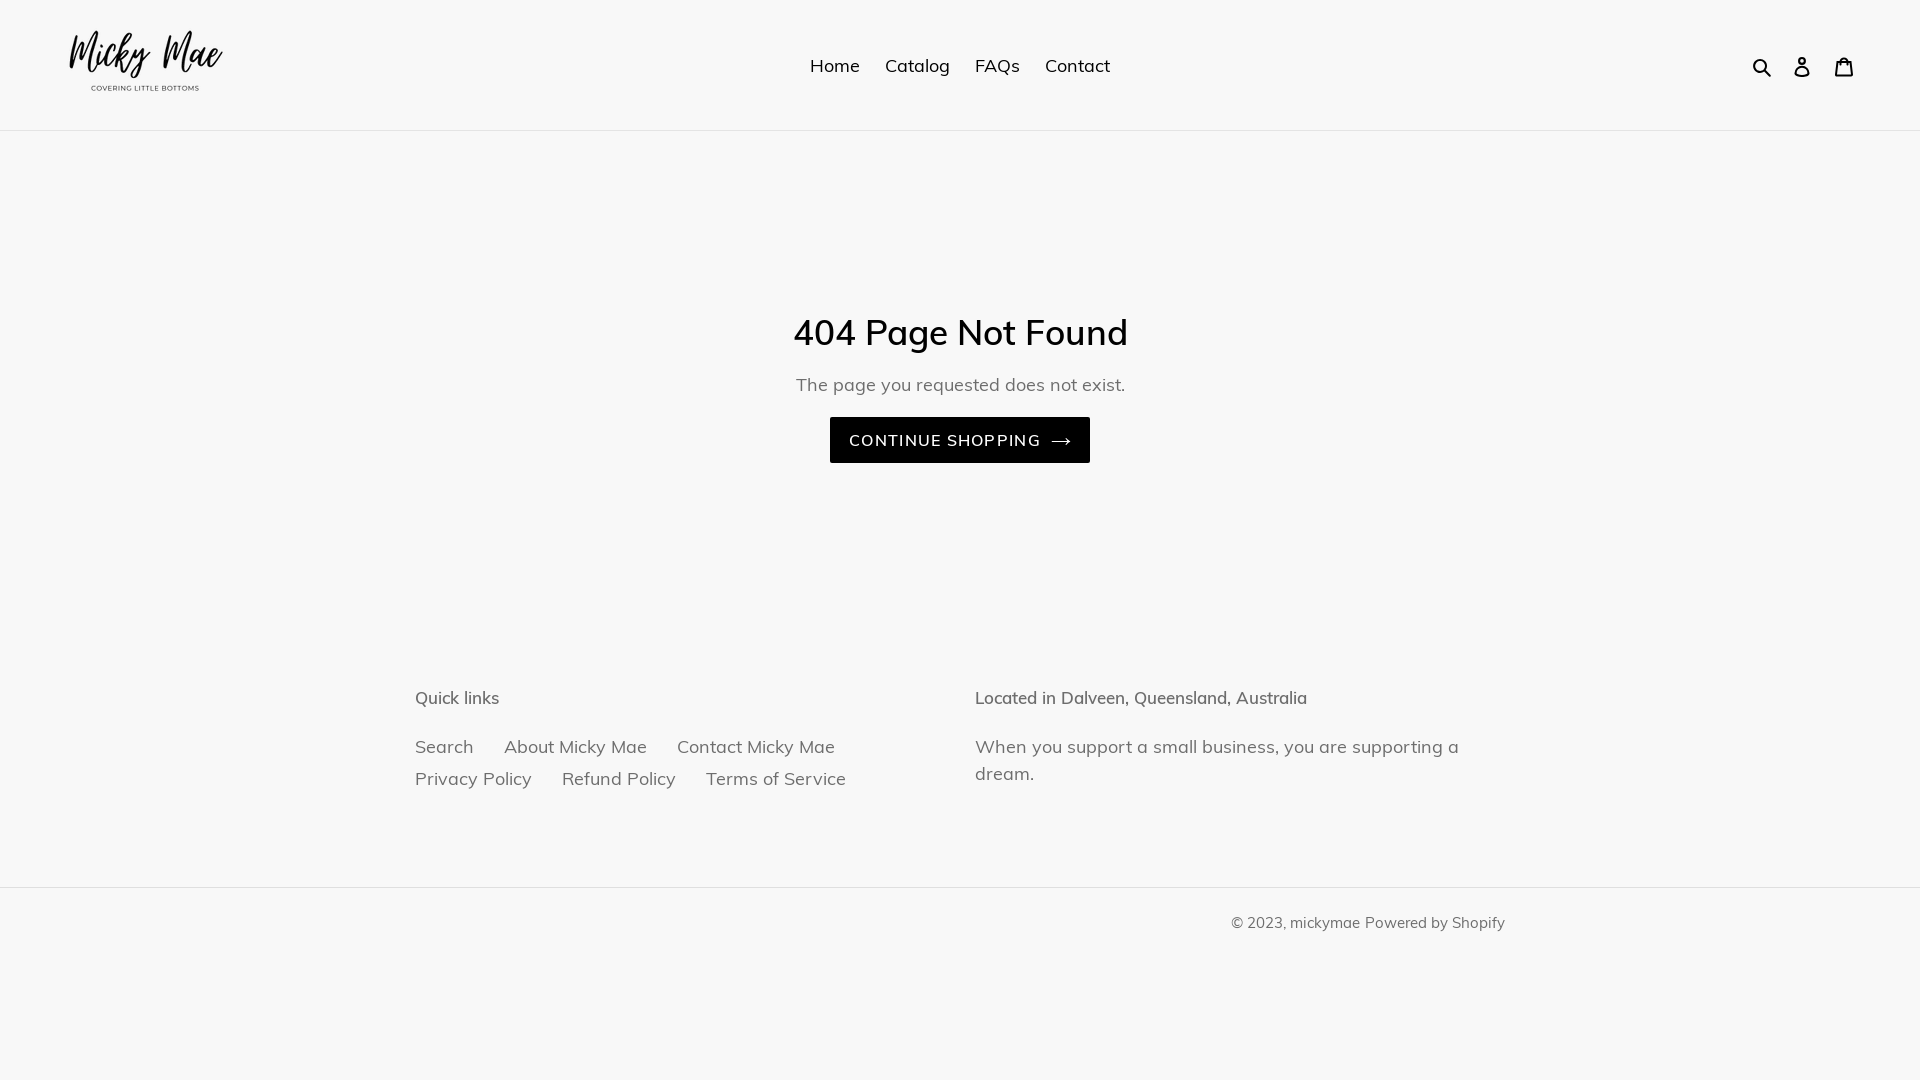 This screenshot has height=1080, width=1920. Describe the element at coordinates (835, 63) in the screenshot. I see `'Home'` at that location.